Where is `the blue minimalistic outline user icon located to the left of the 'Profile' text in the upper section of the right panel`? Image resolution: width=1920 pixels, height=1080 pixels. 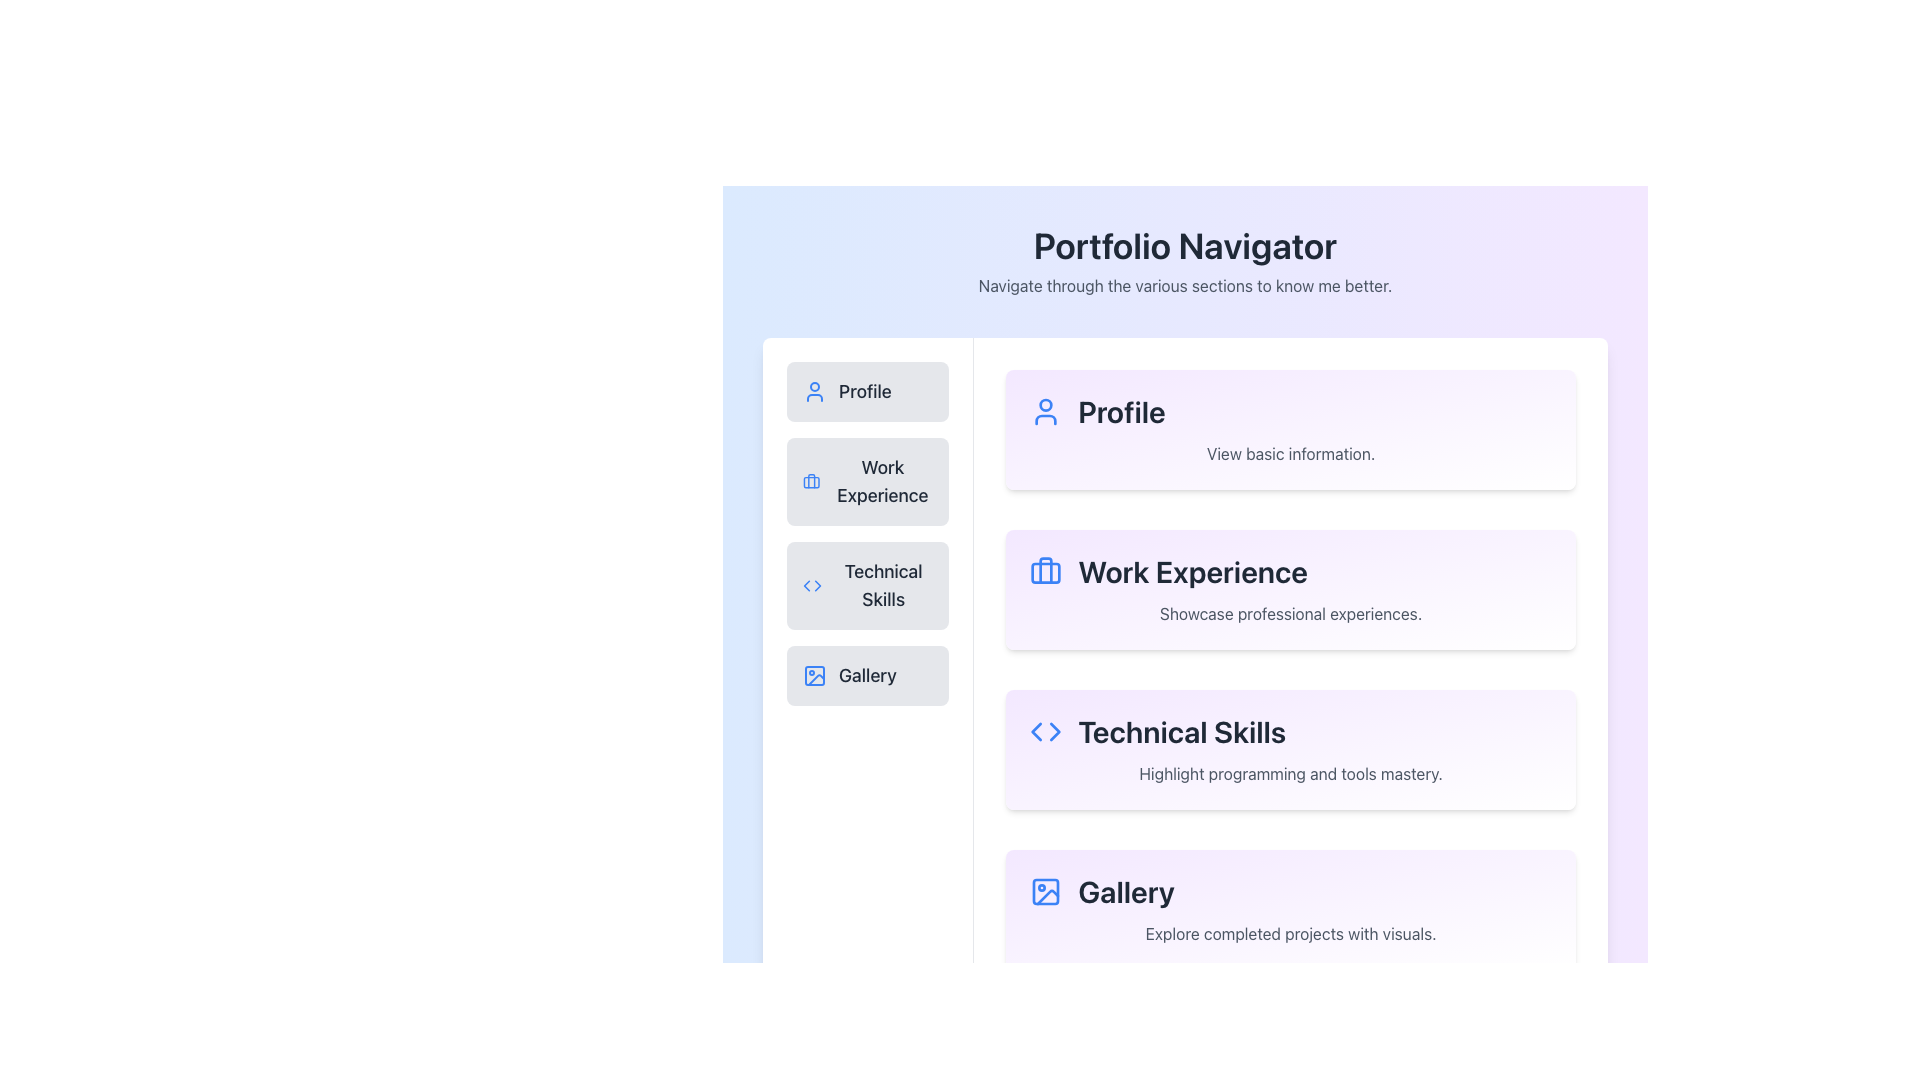 the blue minimalistic outline user icon located to the left of the 'Profile' text in the upper section of the right panel is located at coordinates (1045, 411).